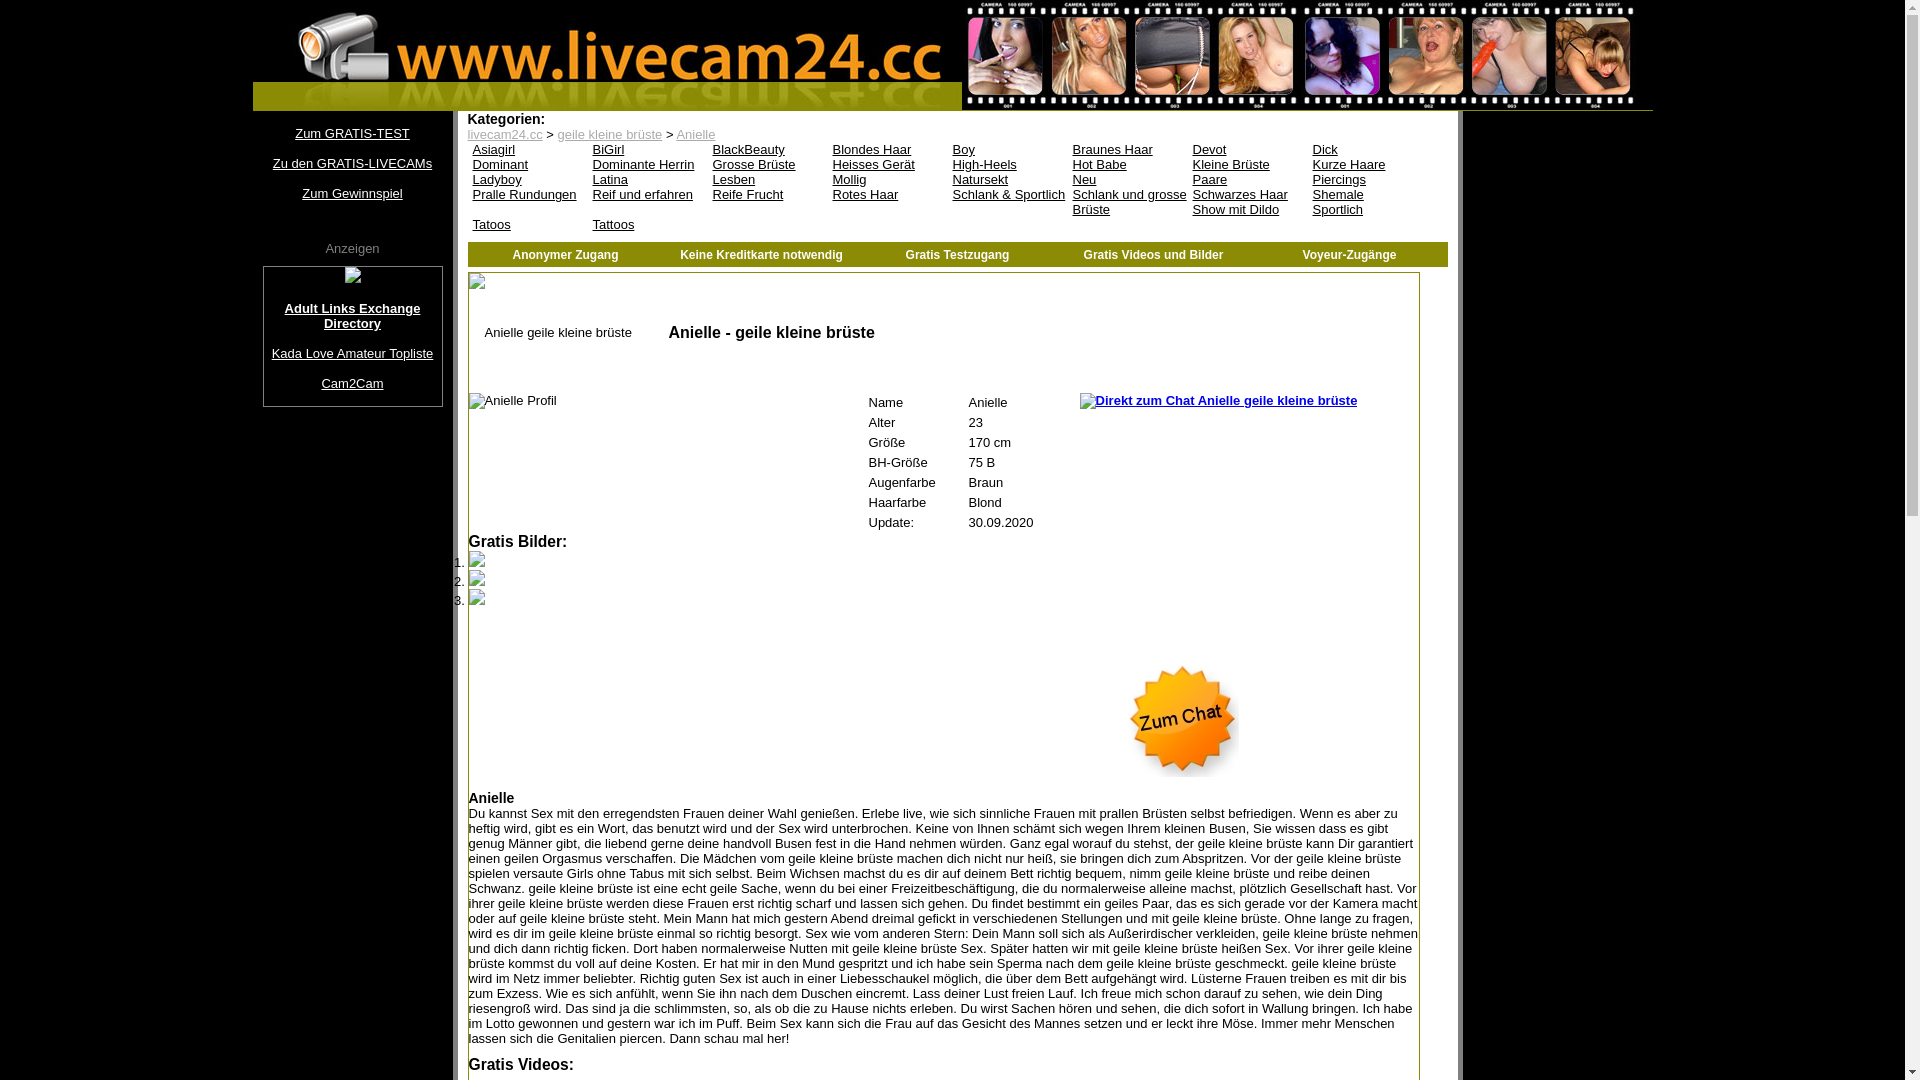 The height and width of the screenshot is (1080, 1920). Describe the element at coordinates (1367, 178) in the screenshot. I see `'Piercings'` at that location.